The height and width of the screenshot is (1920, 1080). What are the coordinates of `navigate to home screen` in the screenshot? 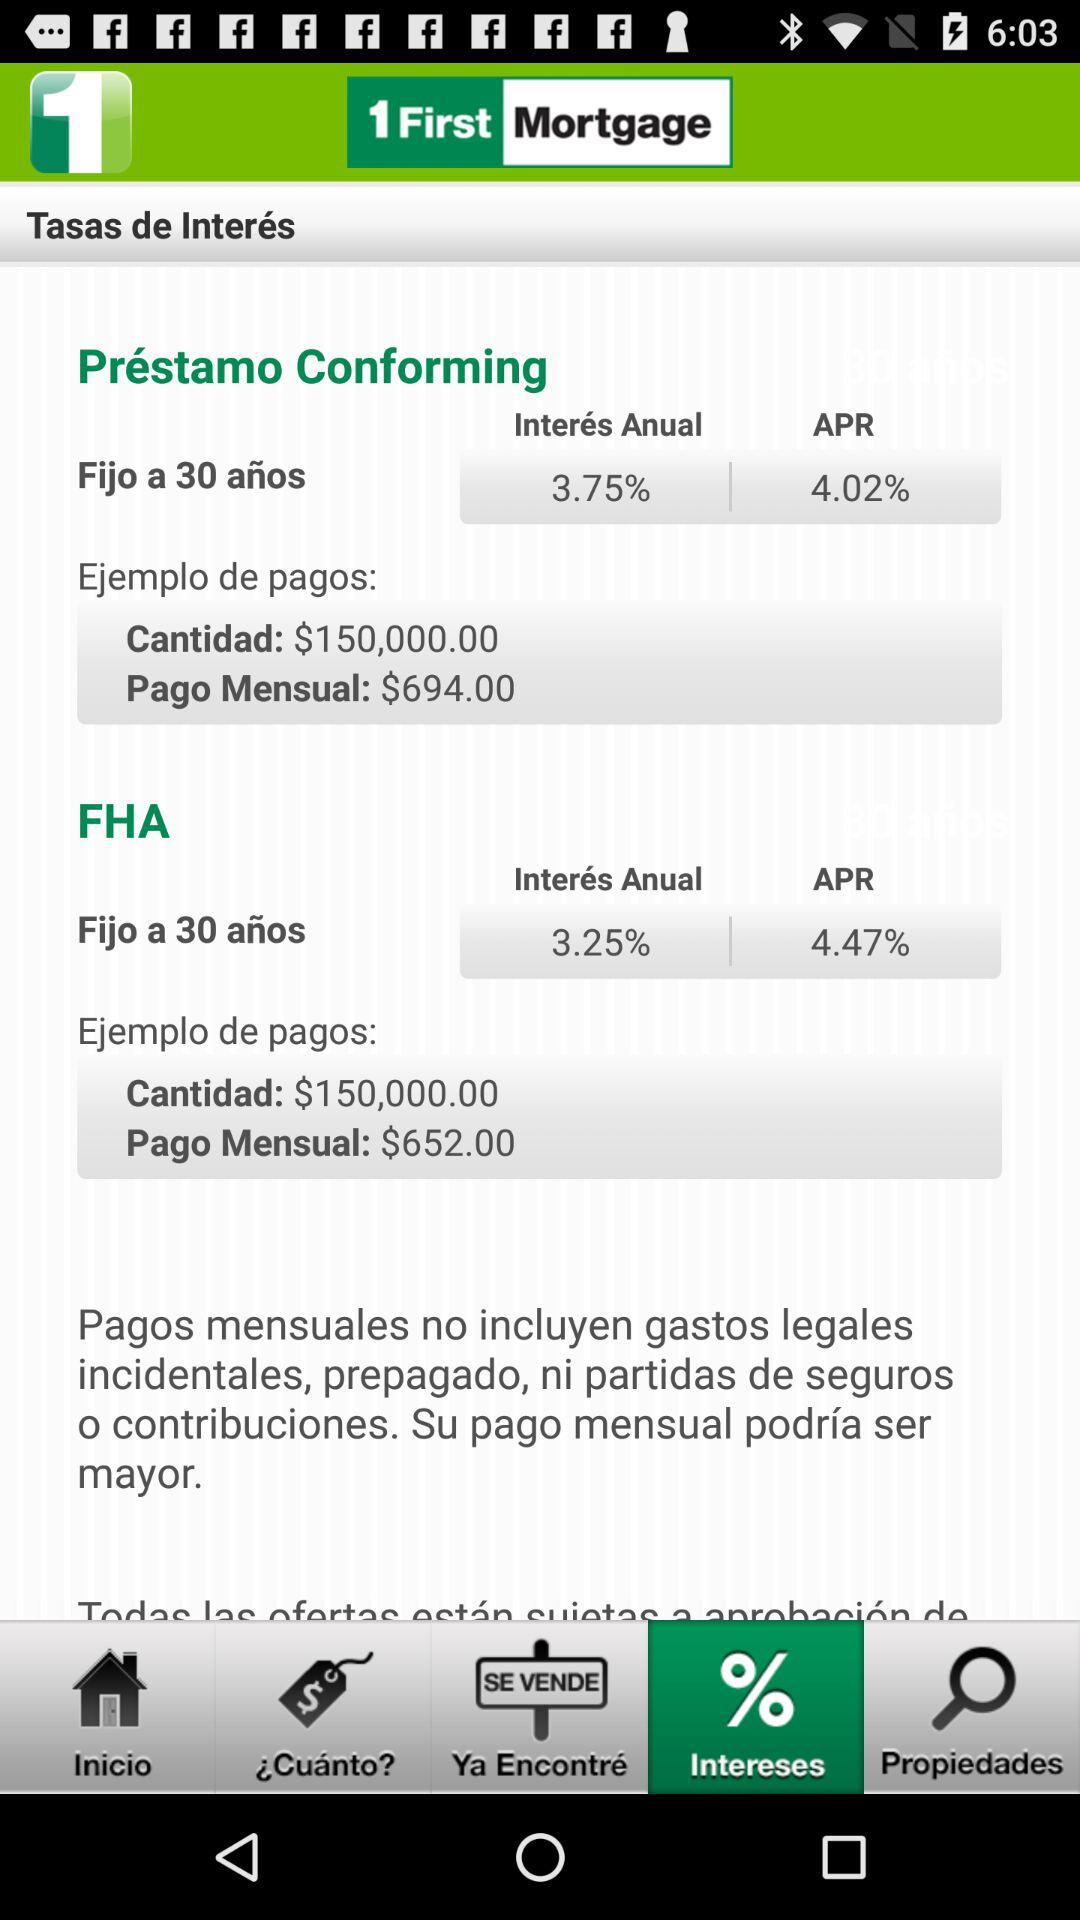 It's located at (108, 1706).